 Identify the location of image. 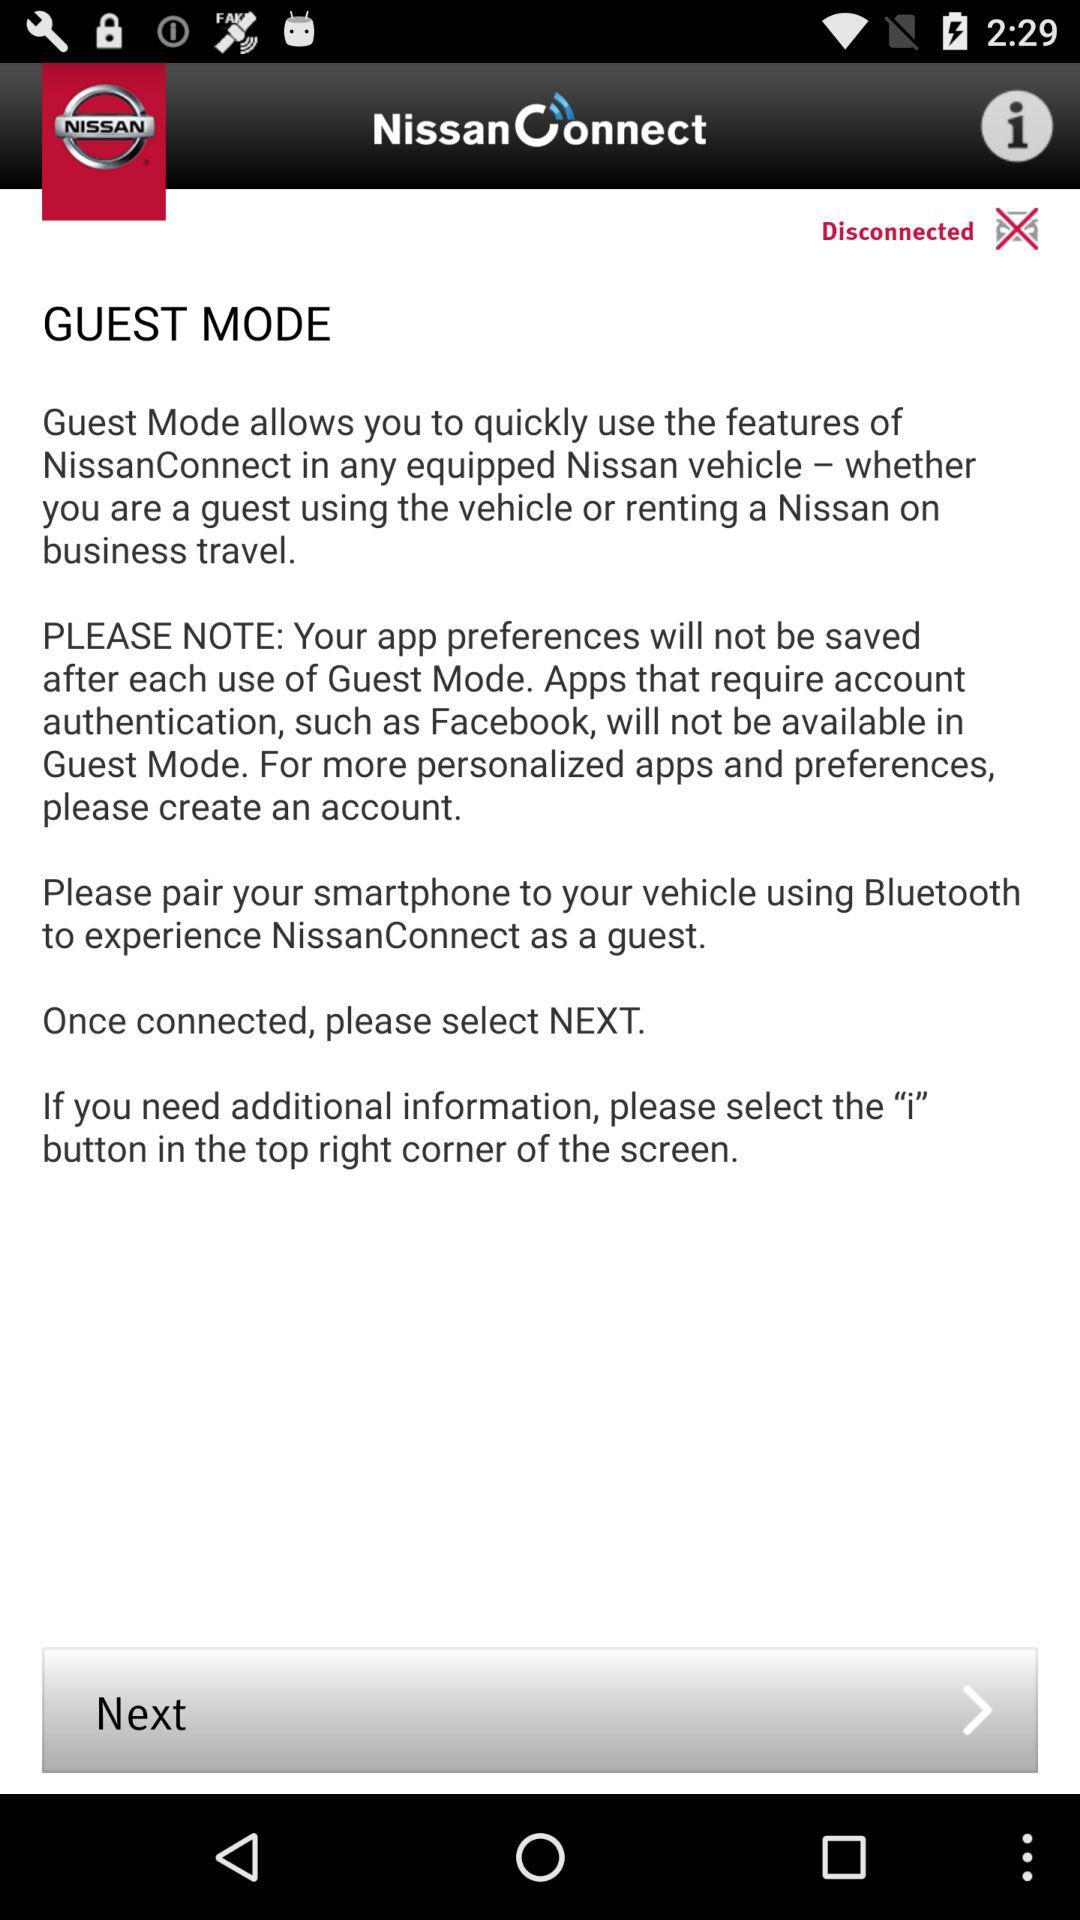
(1036, 228).